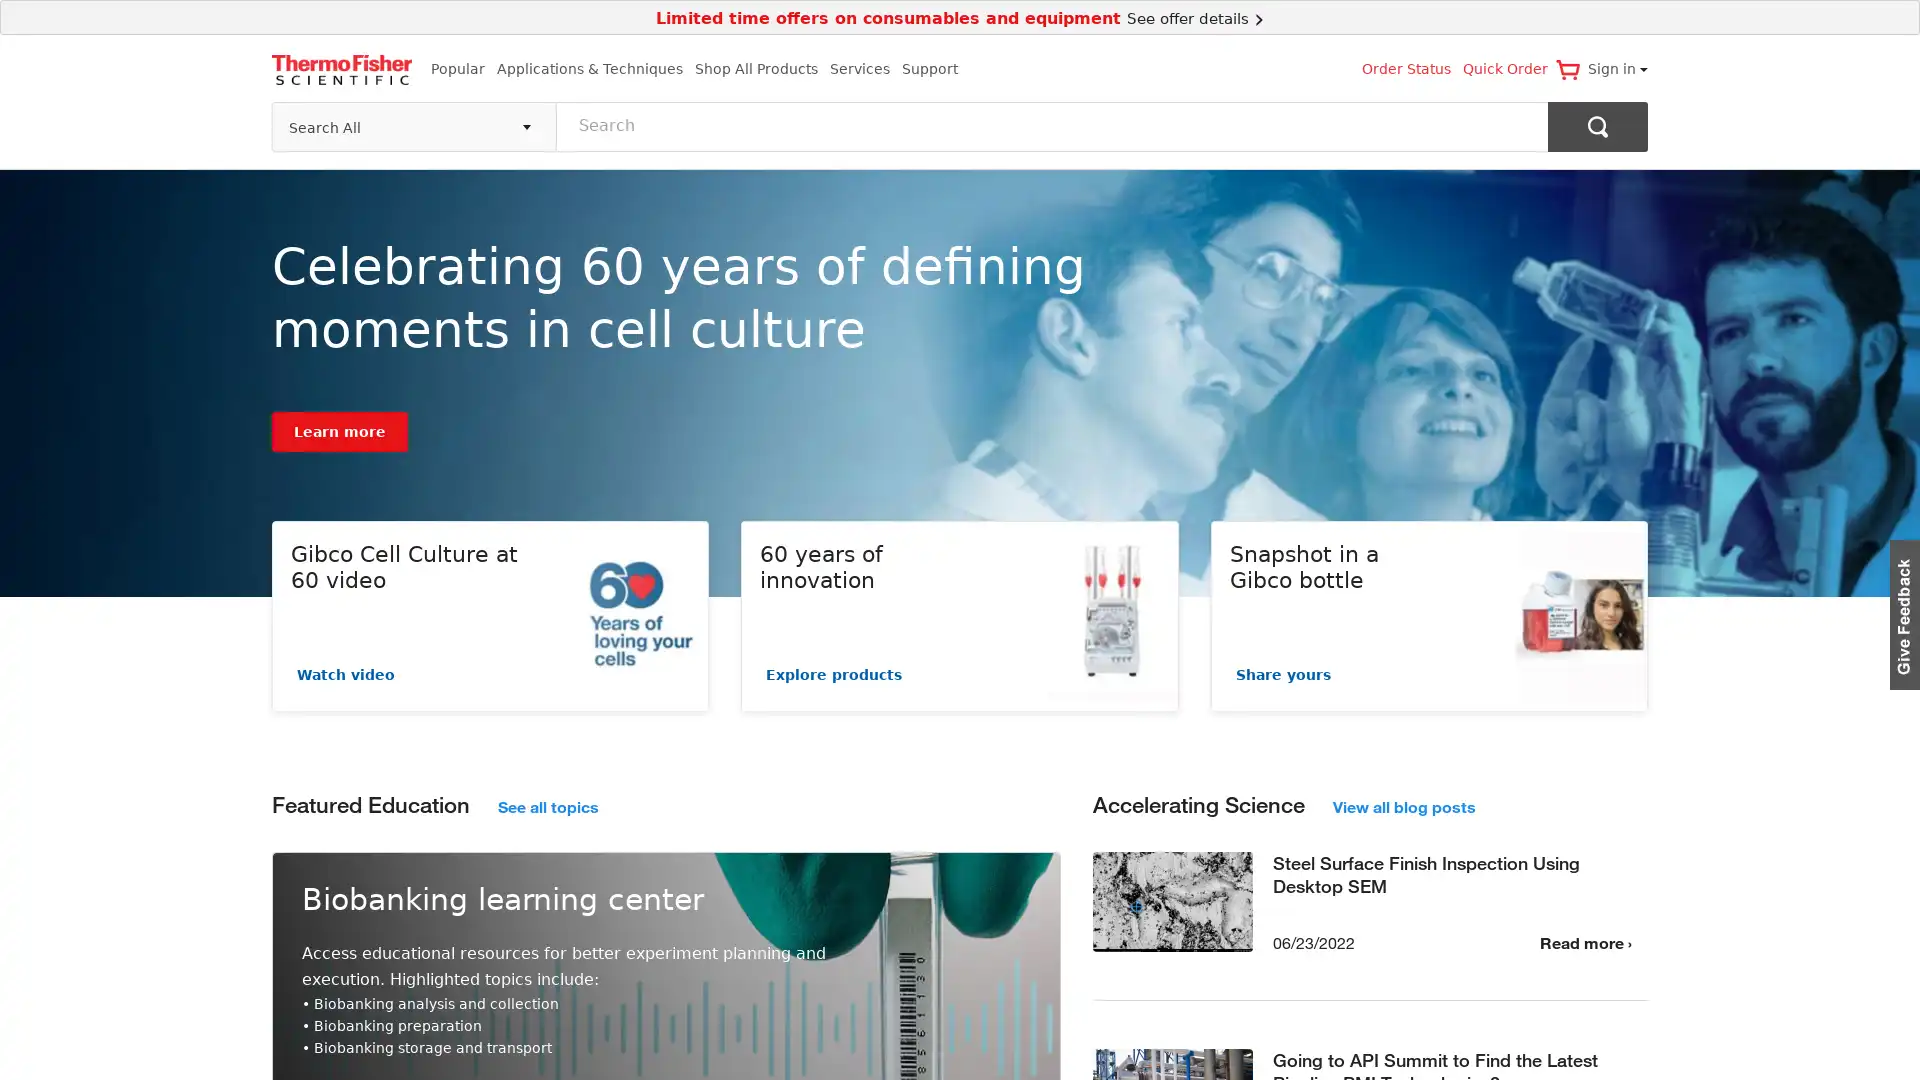 This screenshot has width=1920, height=1080. What do you see at coordinates (1597, 126) in the screenshot?
I see `search icon` at bounding box center [1597, 126].